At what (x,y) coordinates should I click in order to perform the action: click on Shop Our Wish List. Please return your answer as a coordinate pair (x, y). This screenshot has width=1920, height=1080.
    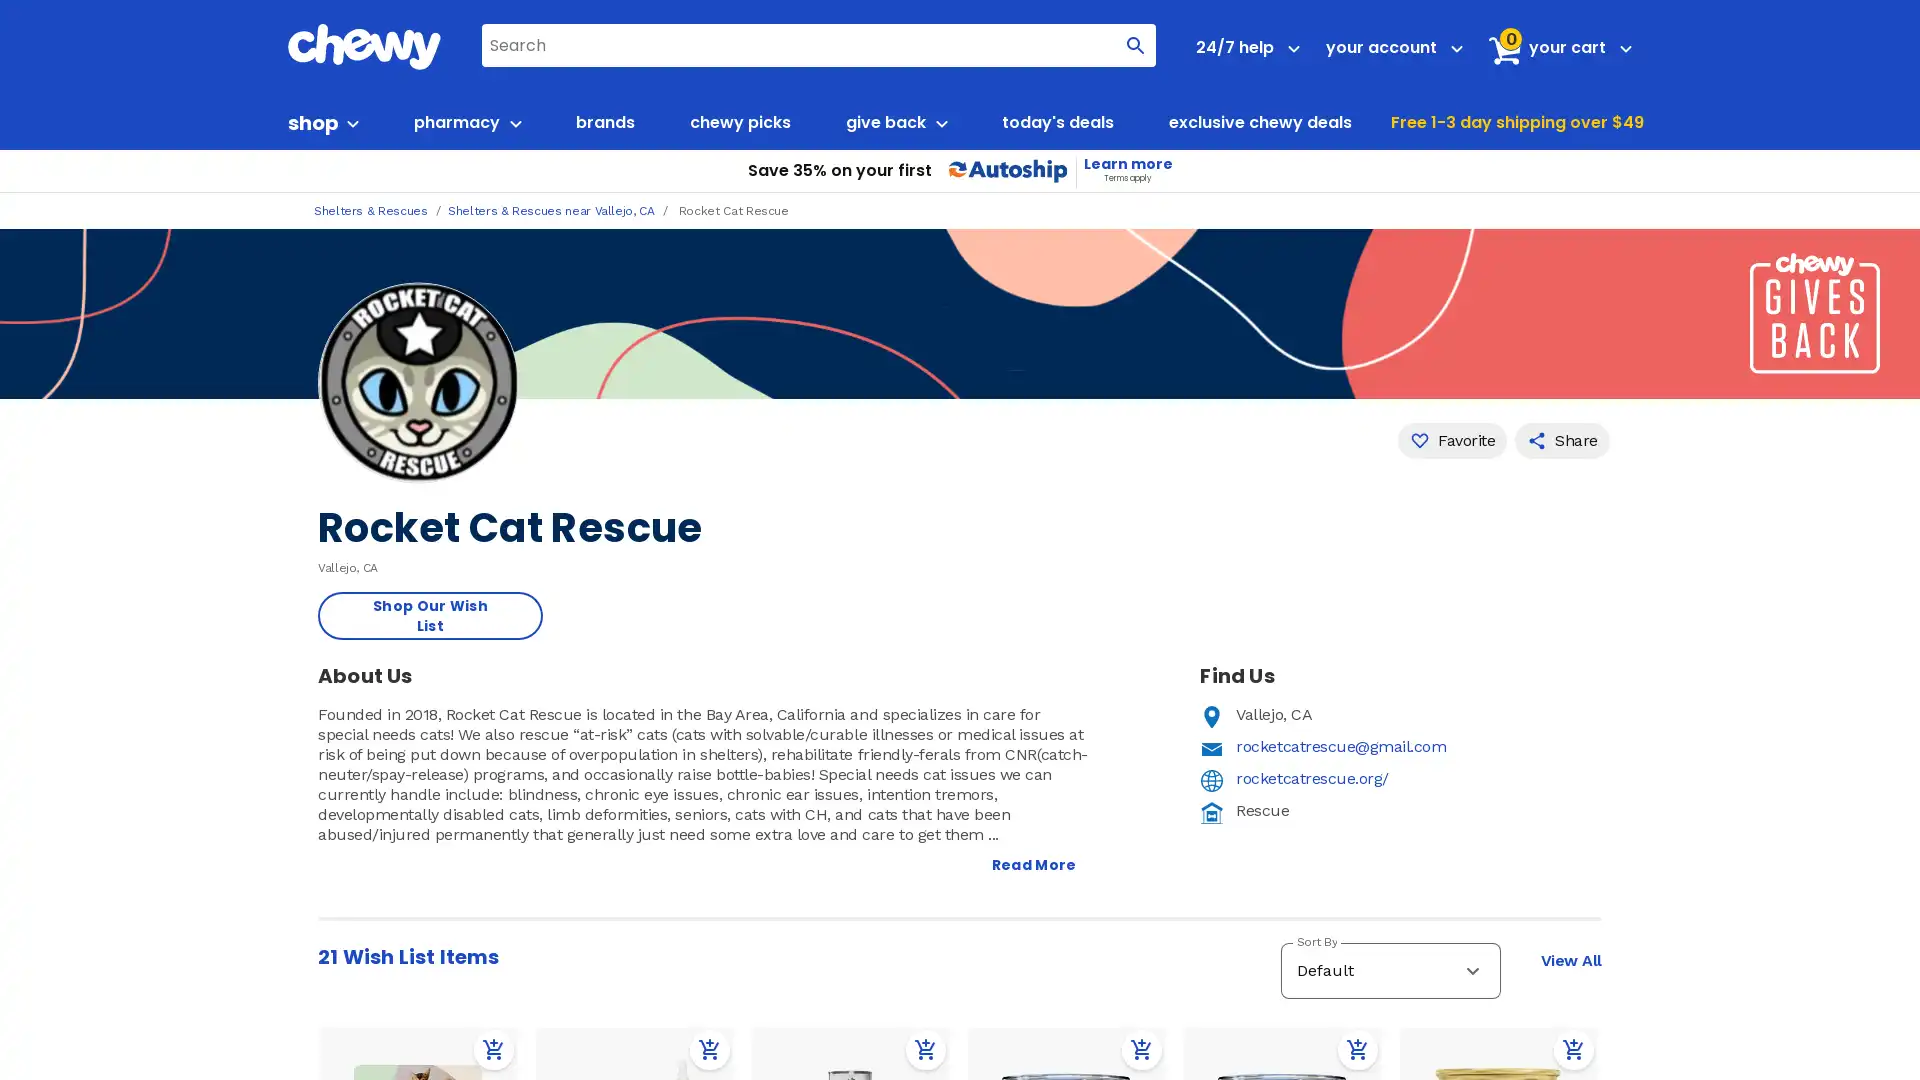
    Looking at the image, I should click on (429, 615).